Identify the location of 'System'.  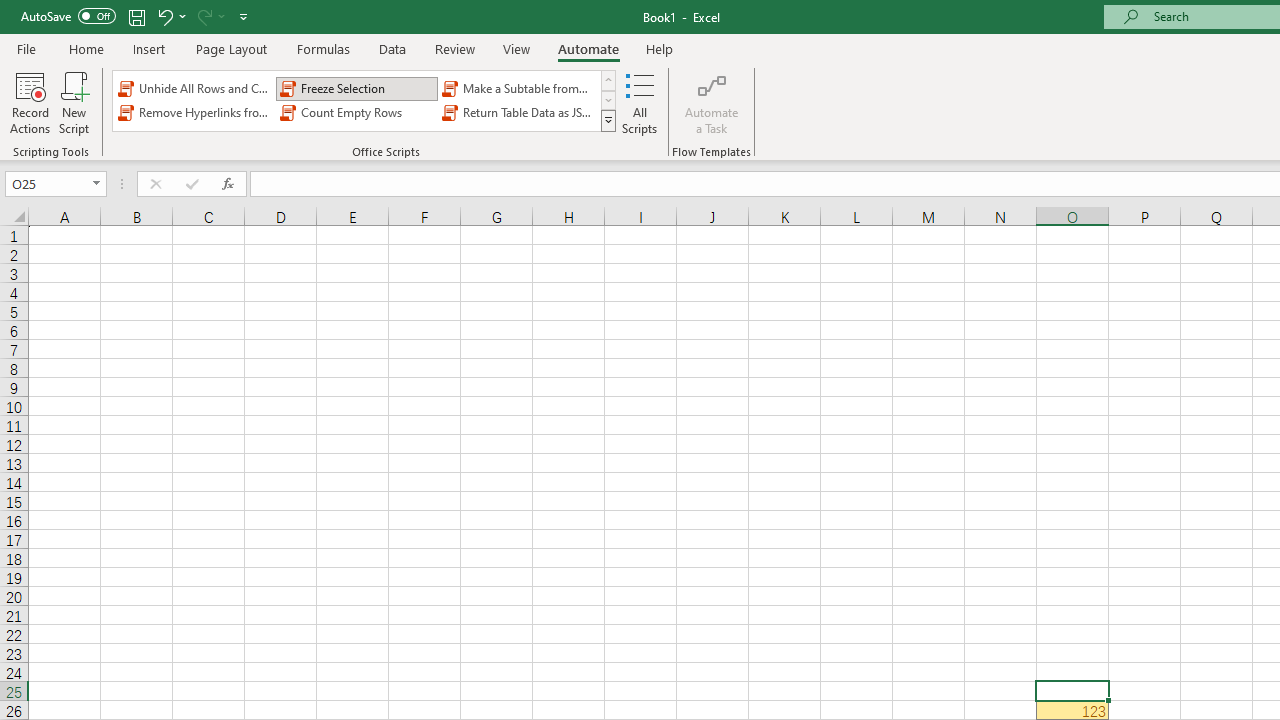
(10, 11).